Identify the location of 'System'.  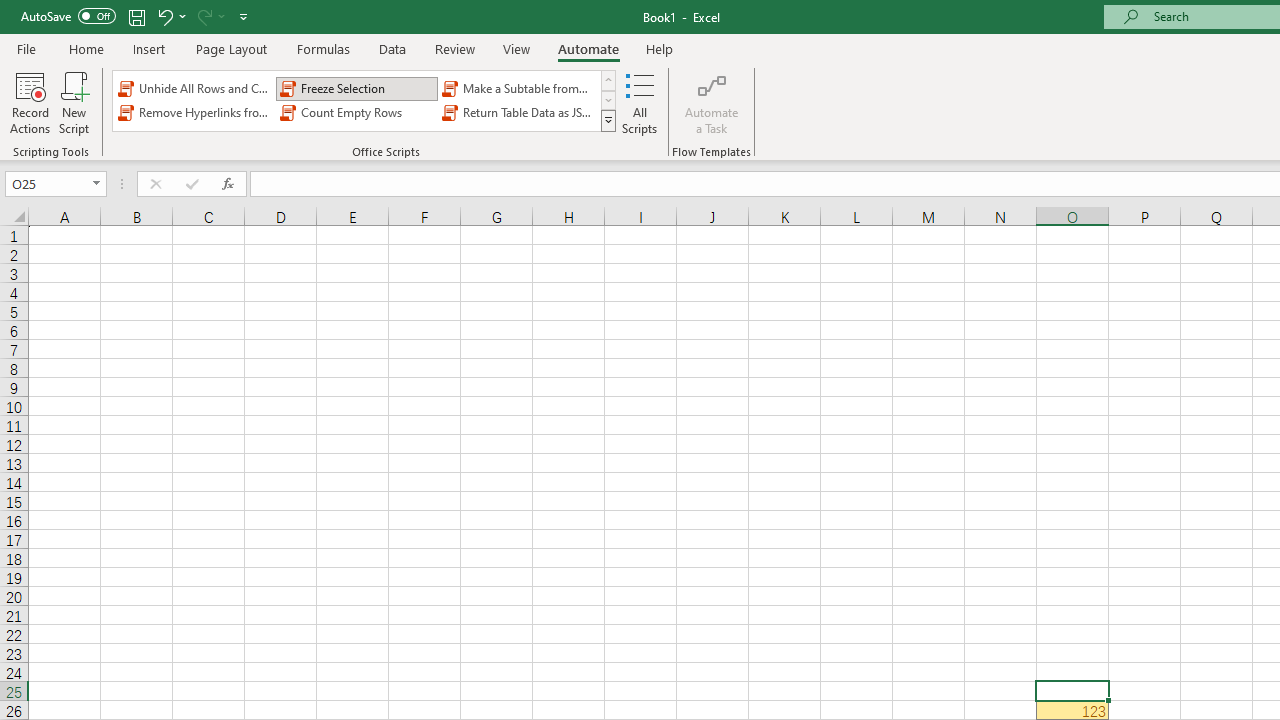
(10, 11).